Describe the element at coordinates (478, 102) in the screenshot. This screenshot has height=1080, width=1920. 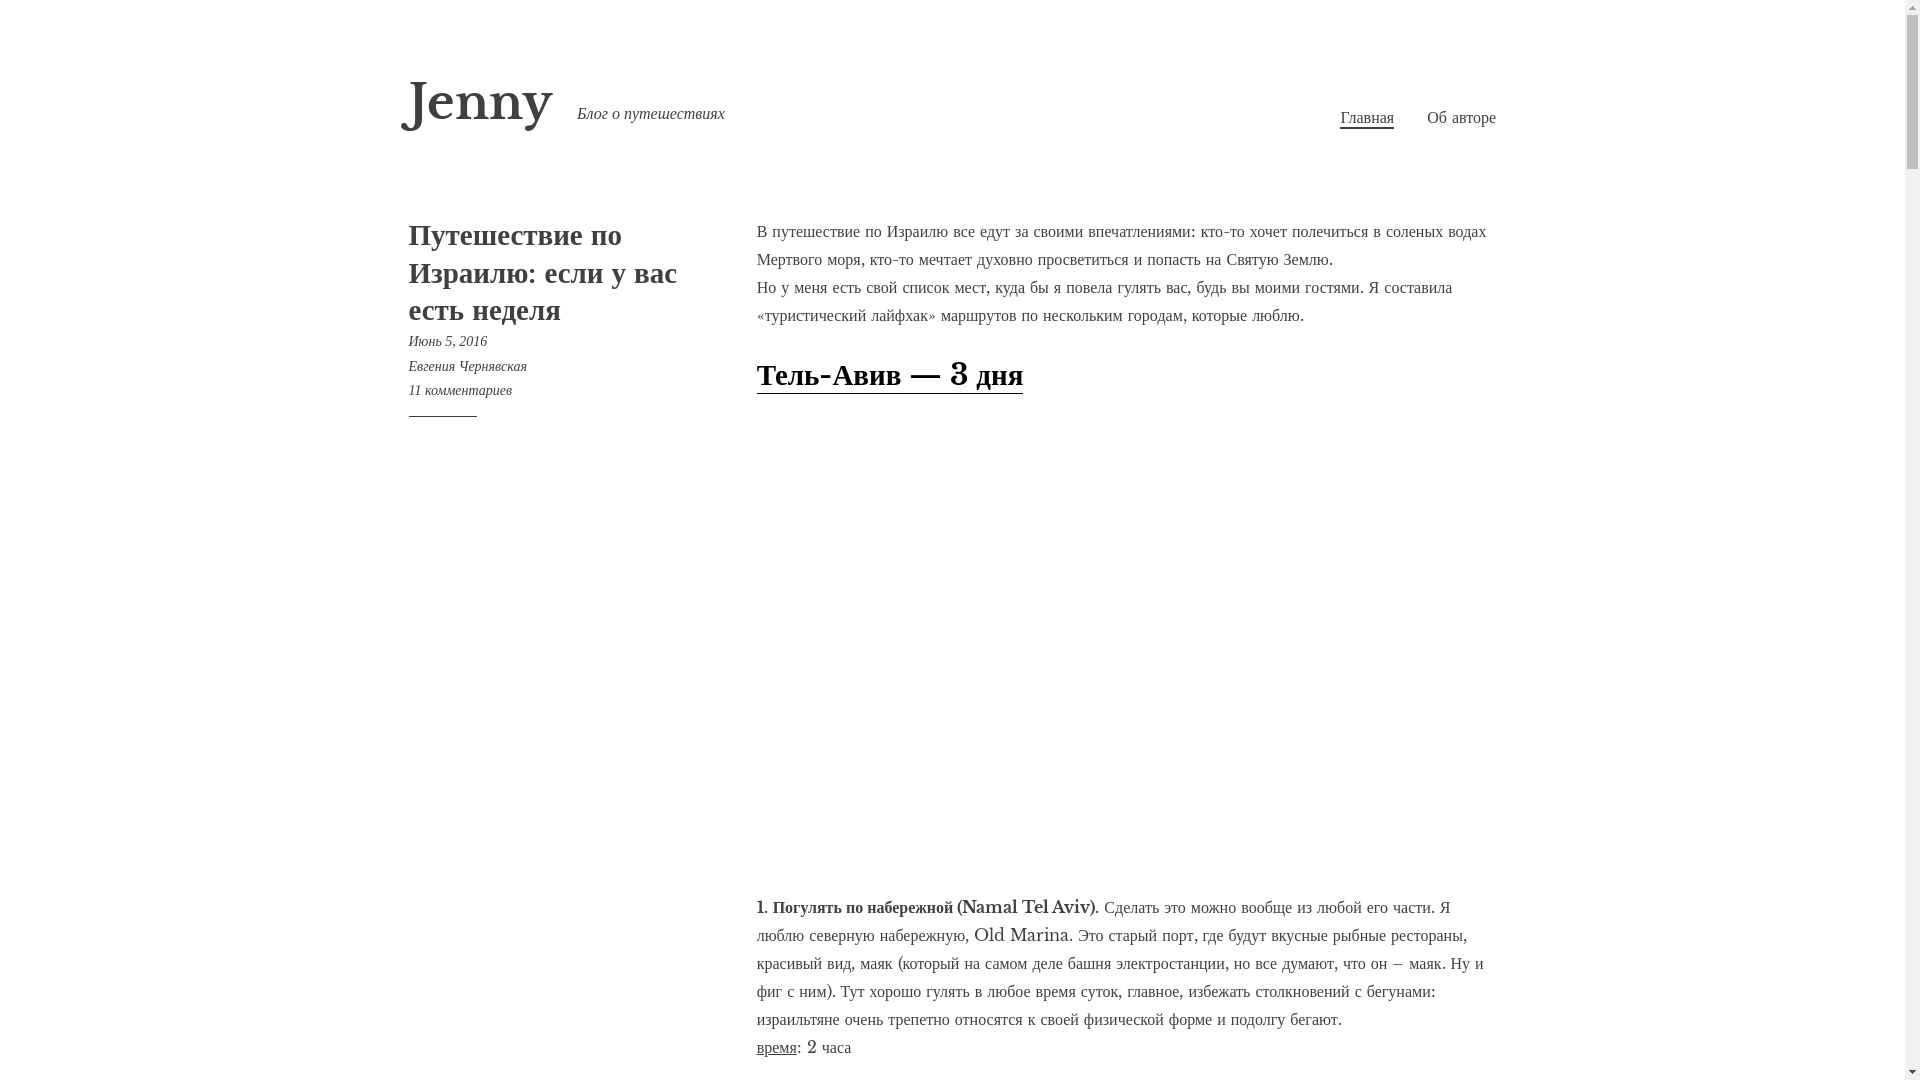
I see `'Jenny'` at that location.